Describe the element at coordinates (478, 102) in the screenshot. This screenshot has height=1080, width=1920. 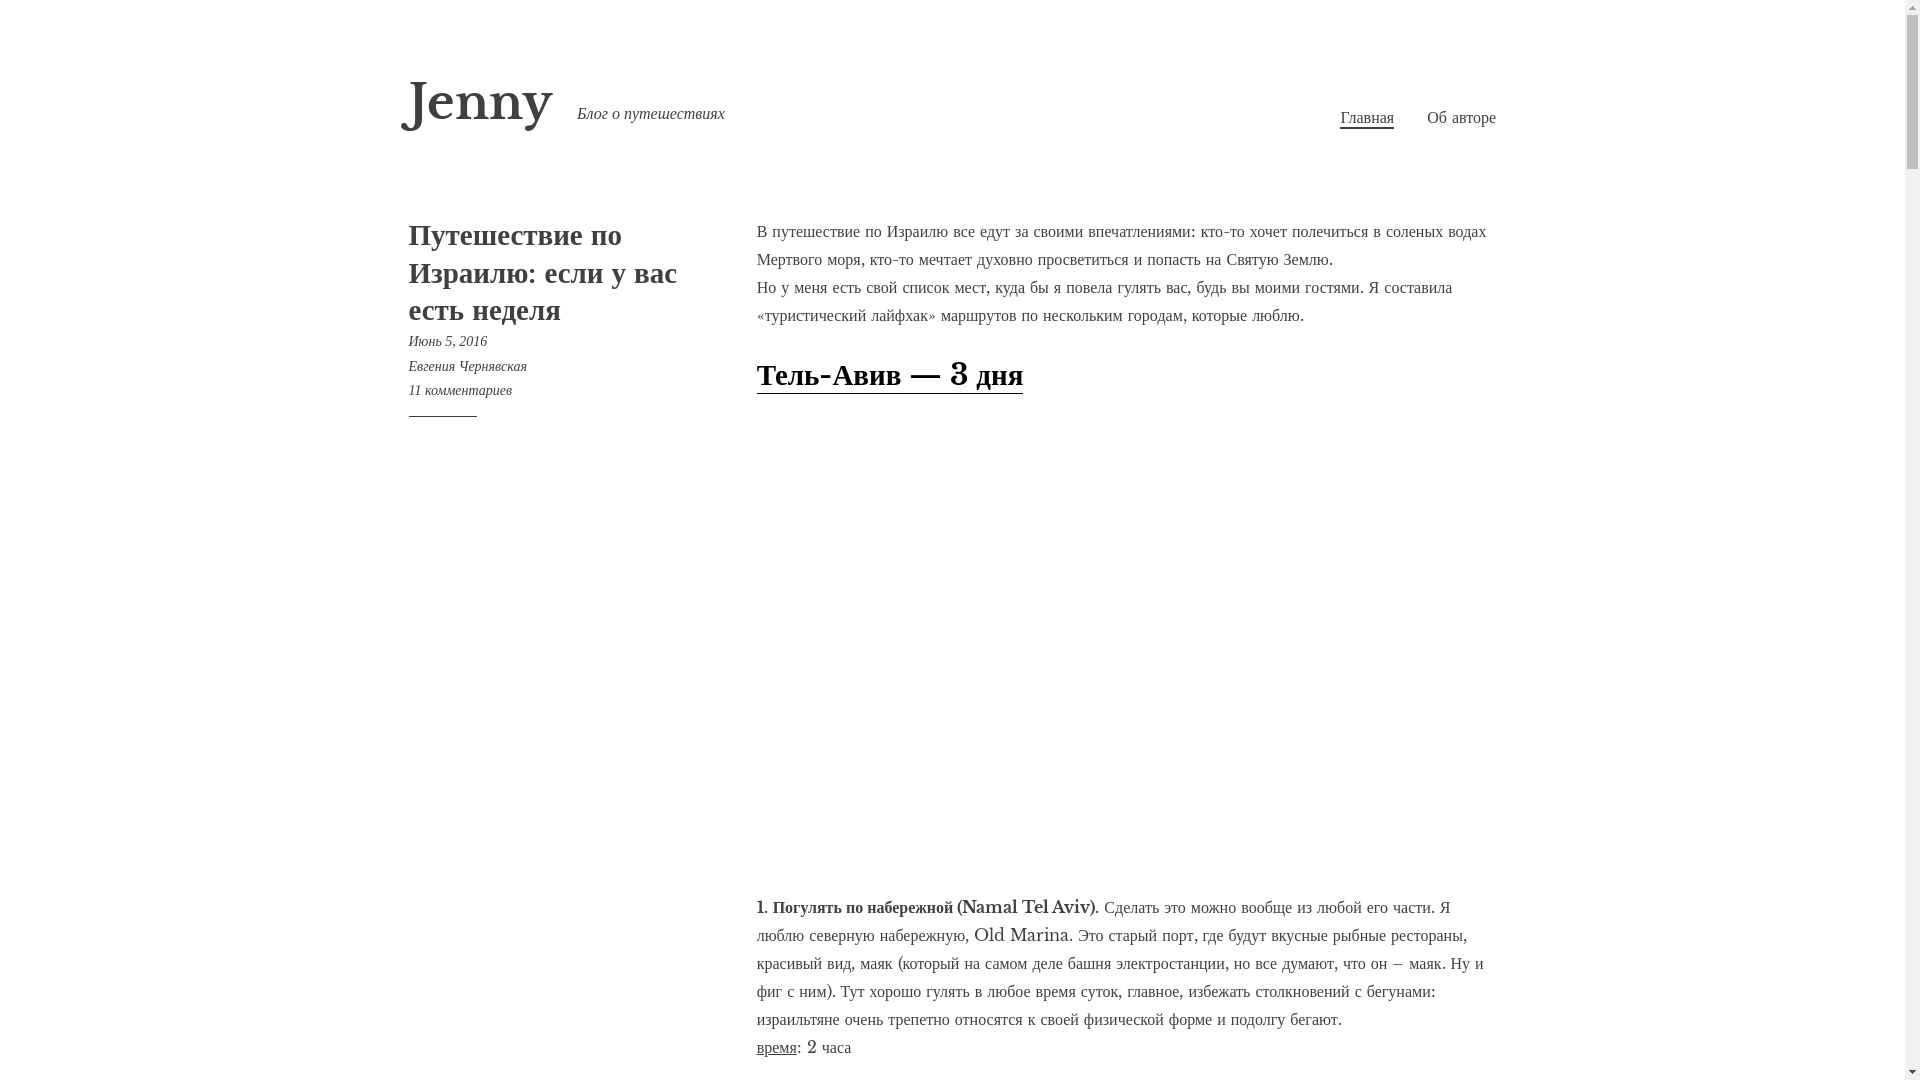
I see `'Jenny'` at that location.